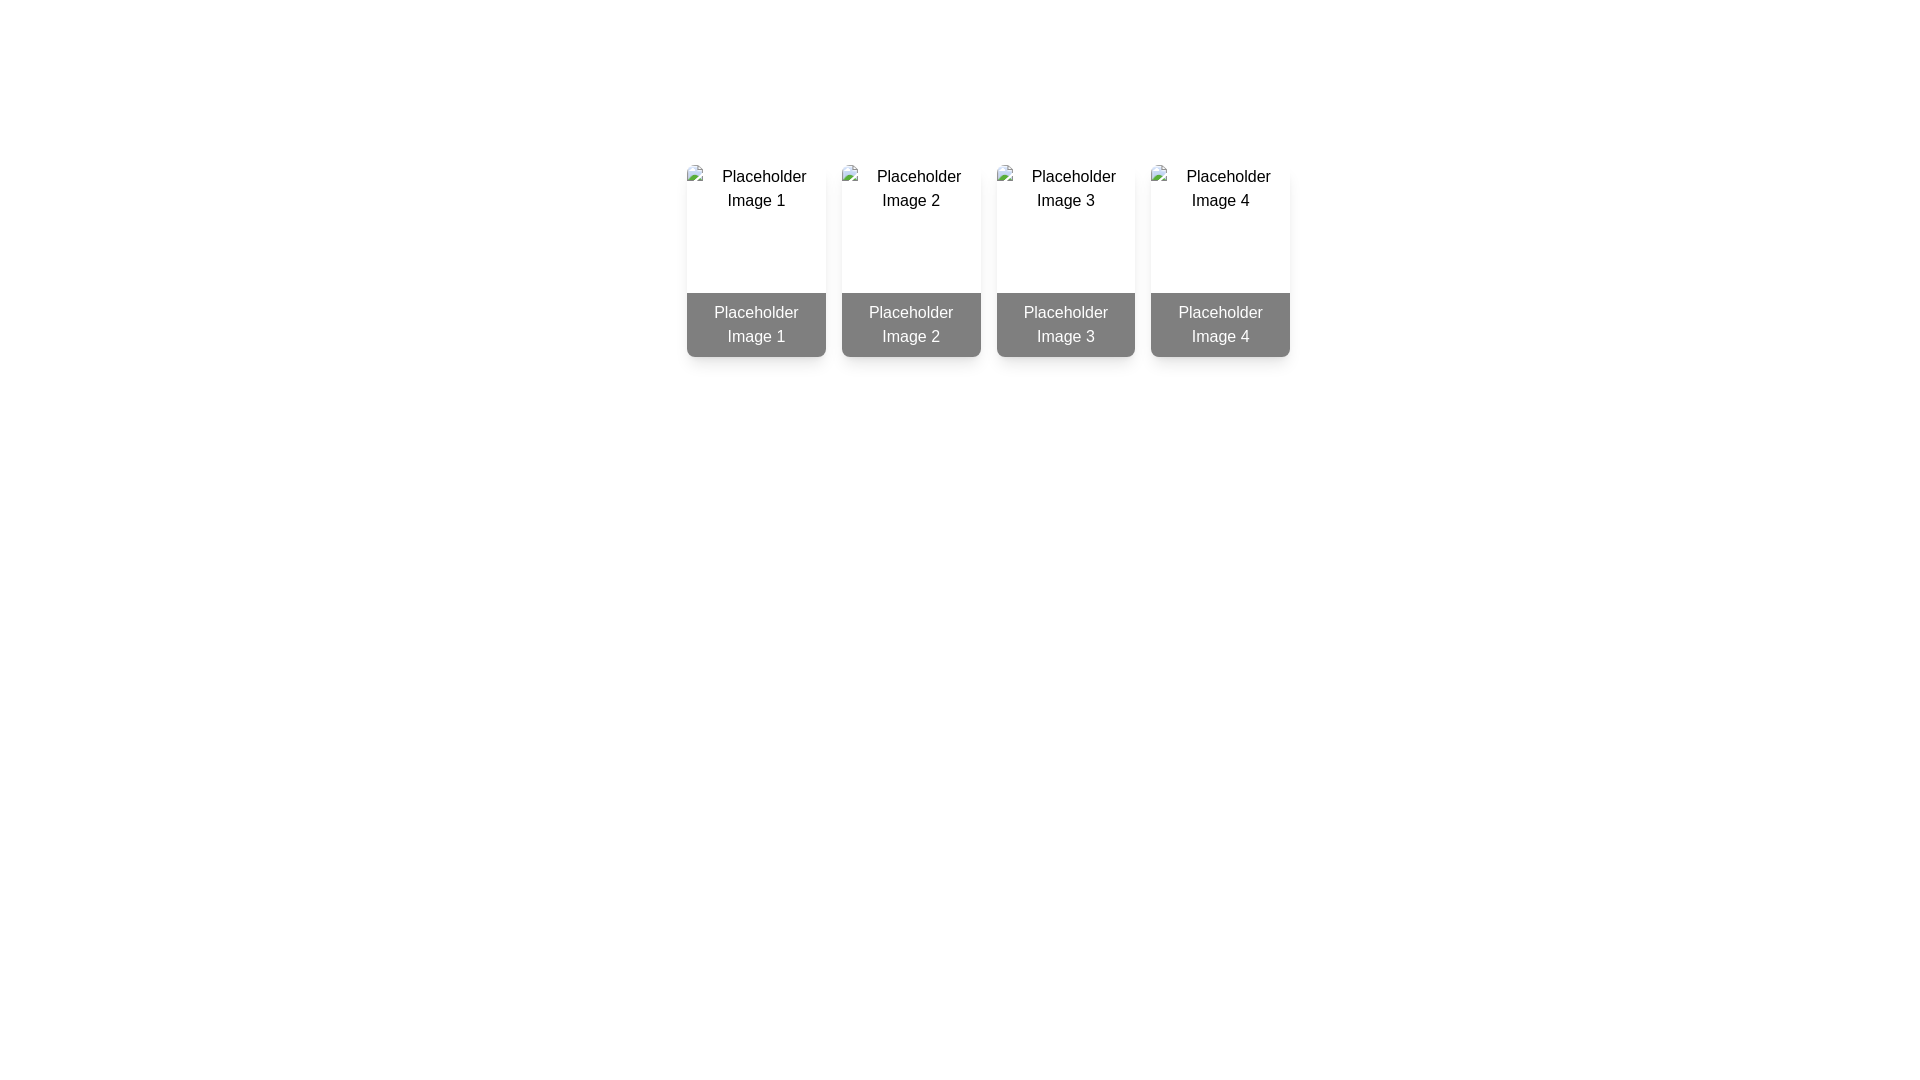  Describe the element at coordinates (910, 323) in the screenshot. I see `text of the dark gray rectangular section labeled 'Placeholder Image 2' located at the bottom of the second card from the left` at that location.